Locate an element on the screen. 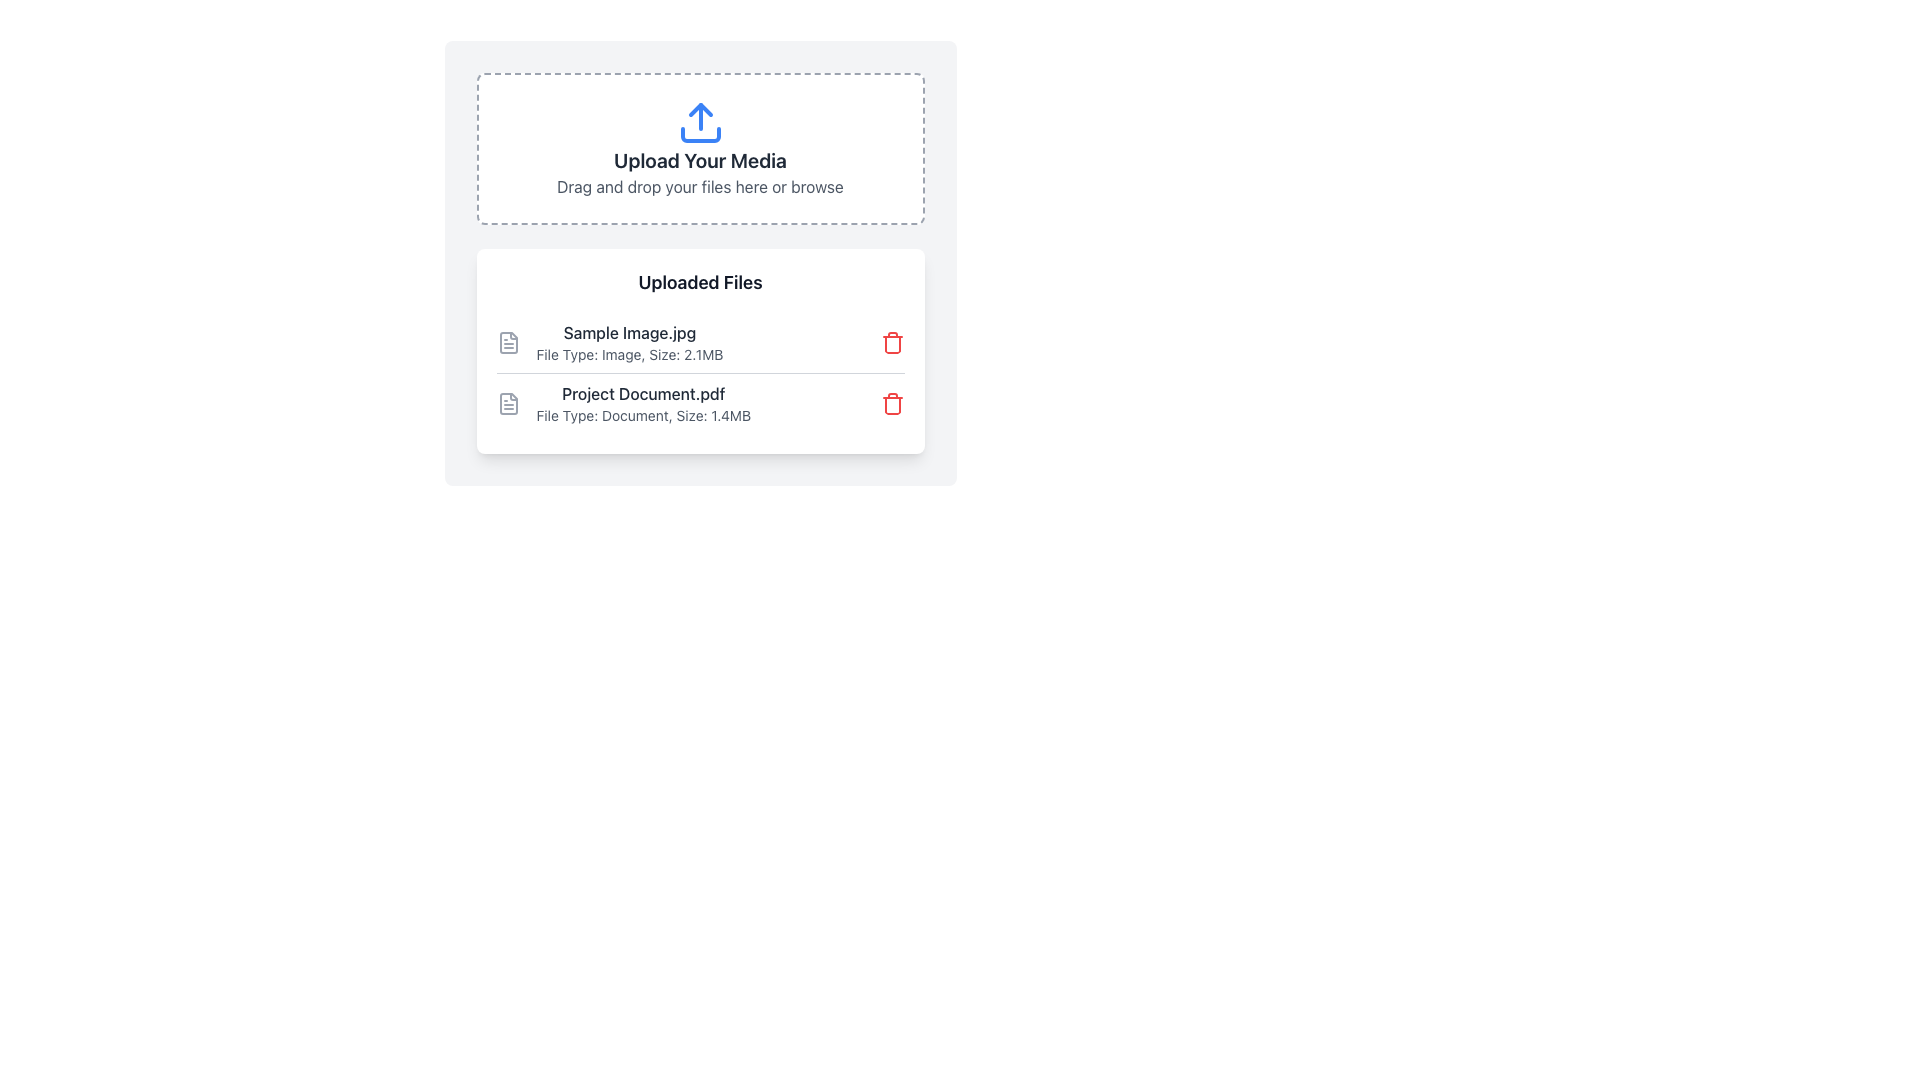  the textual component displaying 'File Type: Document, Size: 1.4MB' which is styled with a gray-colored font and located below 'Project Document.pdf' is located at coordinates (643, 415).